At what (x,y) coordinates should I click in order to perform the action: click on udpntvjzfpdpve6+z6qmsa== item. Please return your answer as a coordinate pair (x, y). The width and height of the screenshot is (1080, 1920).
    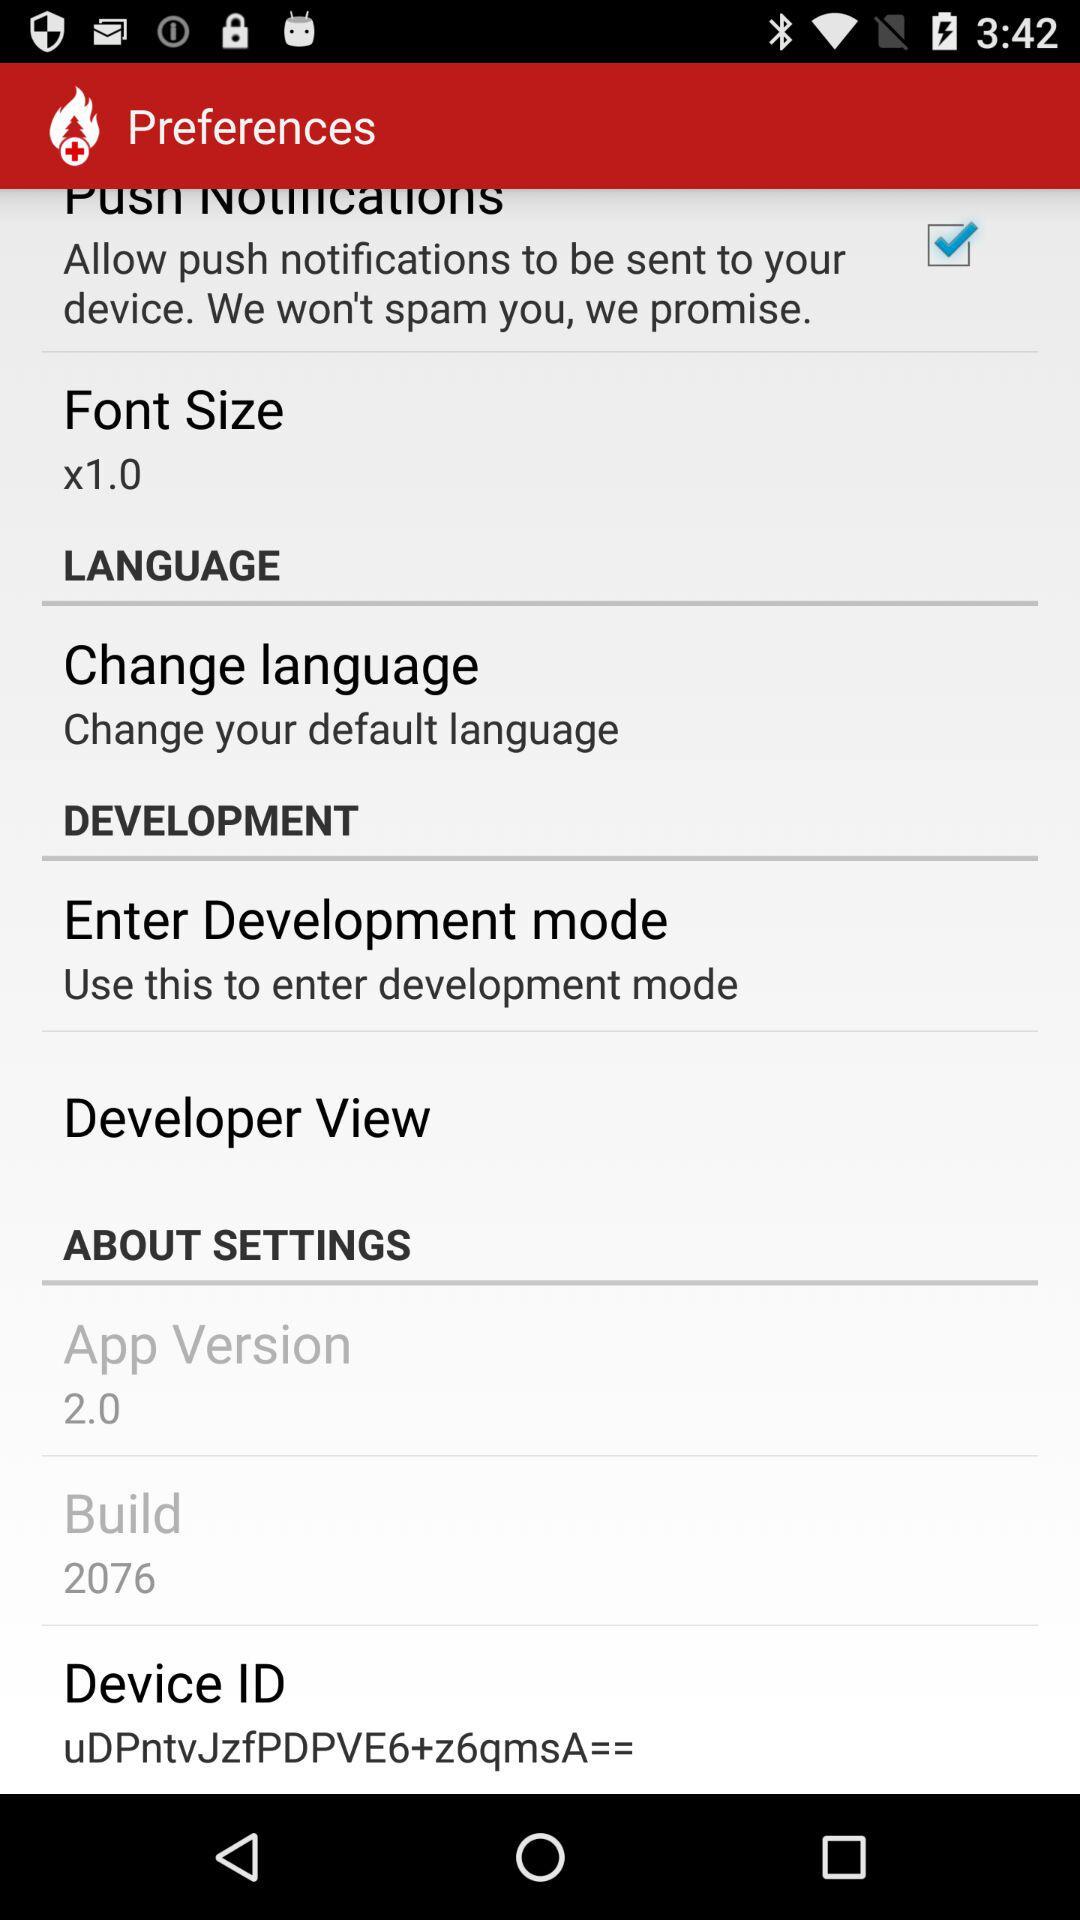
    Looking at the image, I should click on (348, 1745).